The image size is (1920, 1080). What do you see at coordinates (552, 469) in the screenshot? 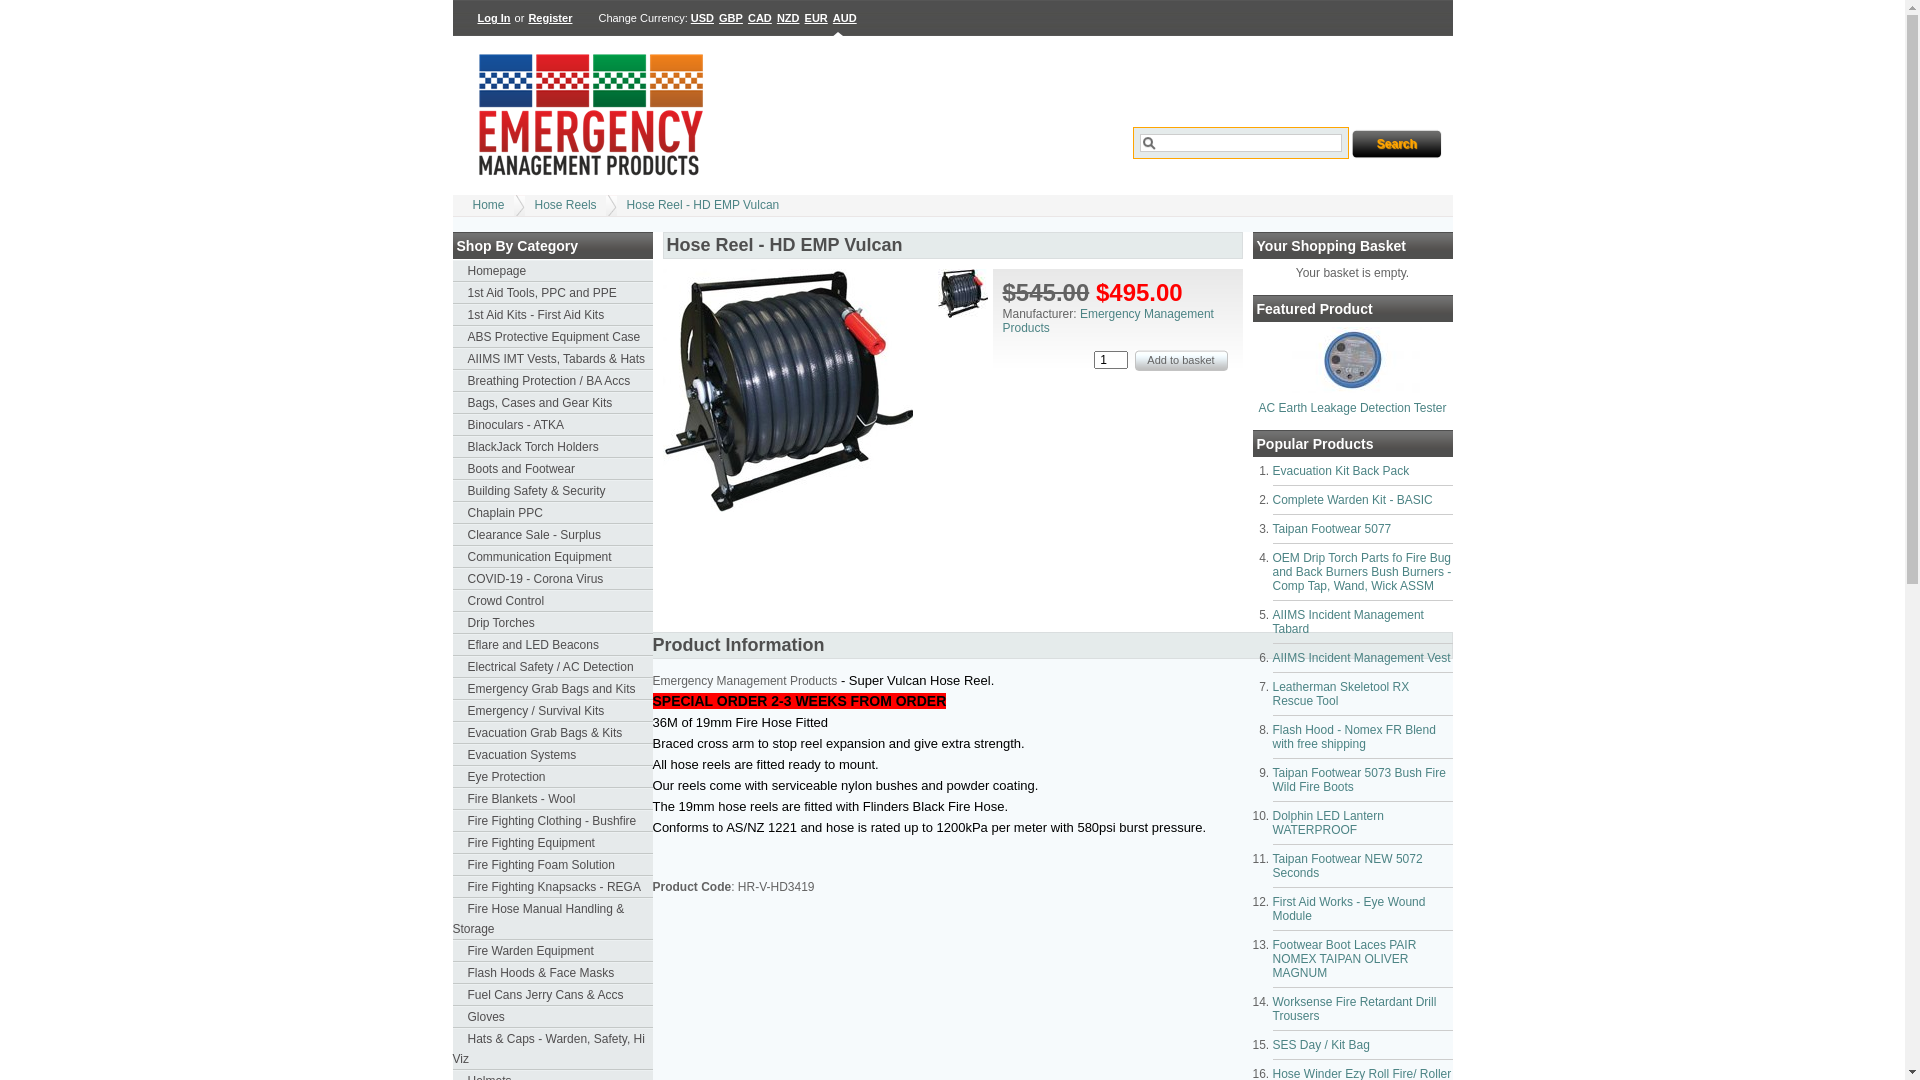
I see `'Boots and Footwear'` at bounding box center [552, 469].